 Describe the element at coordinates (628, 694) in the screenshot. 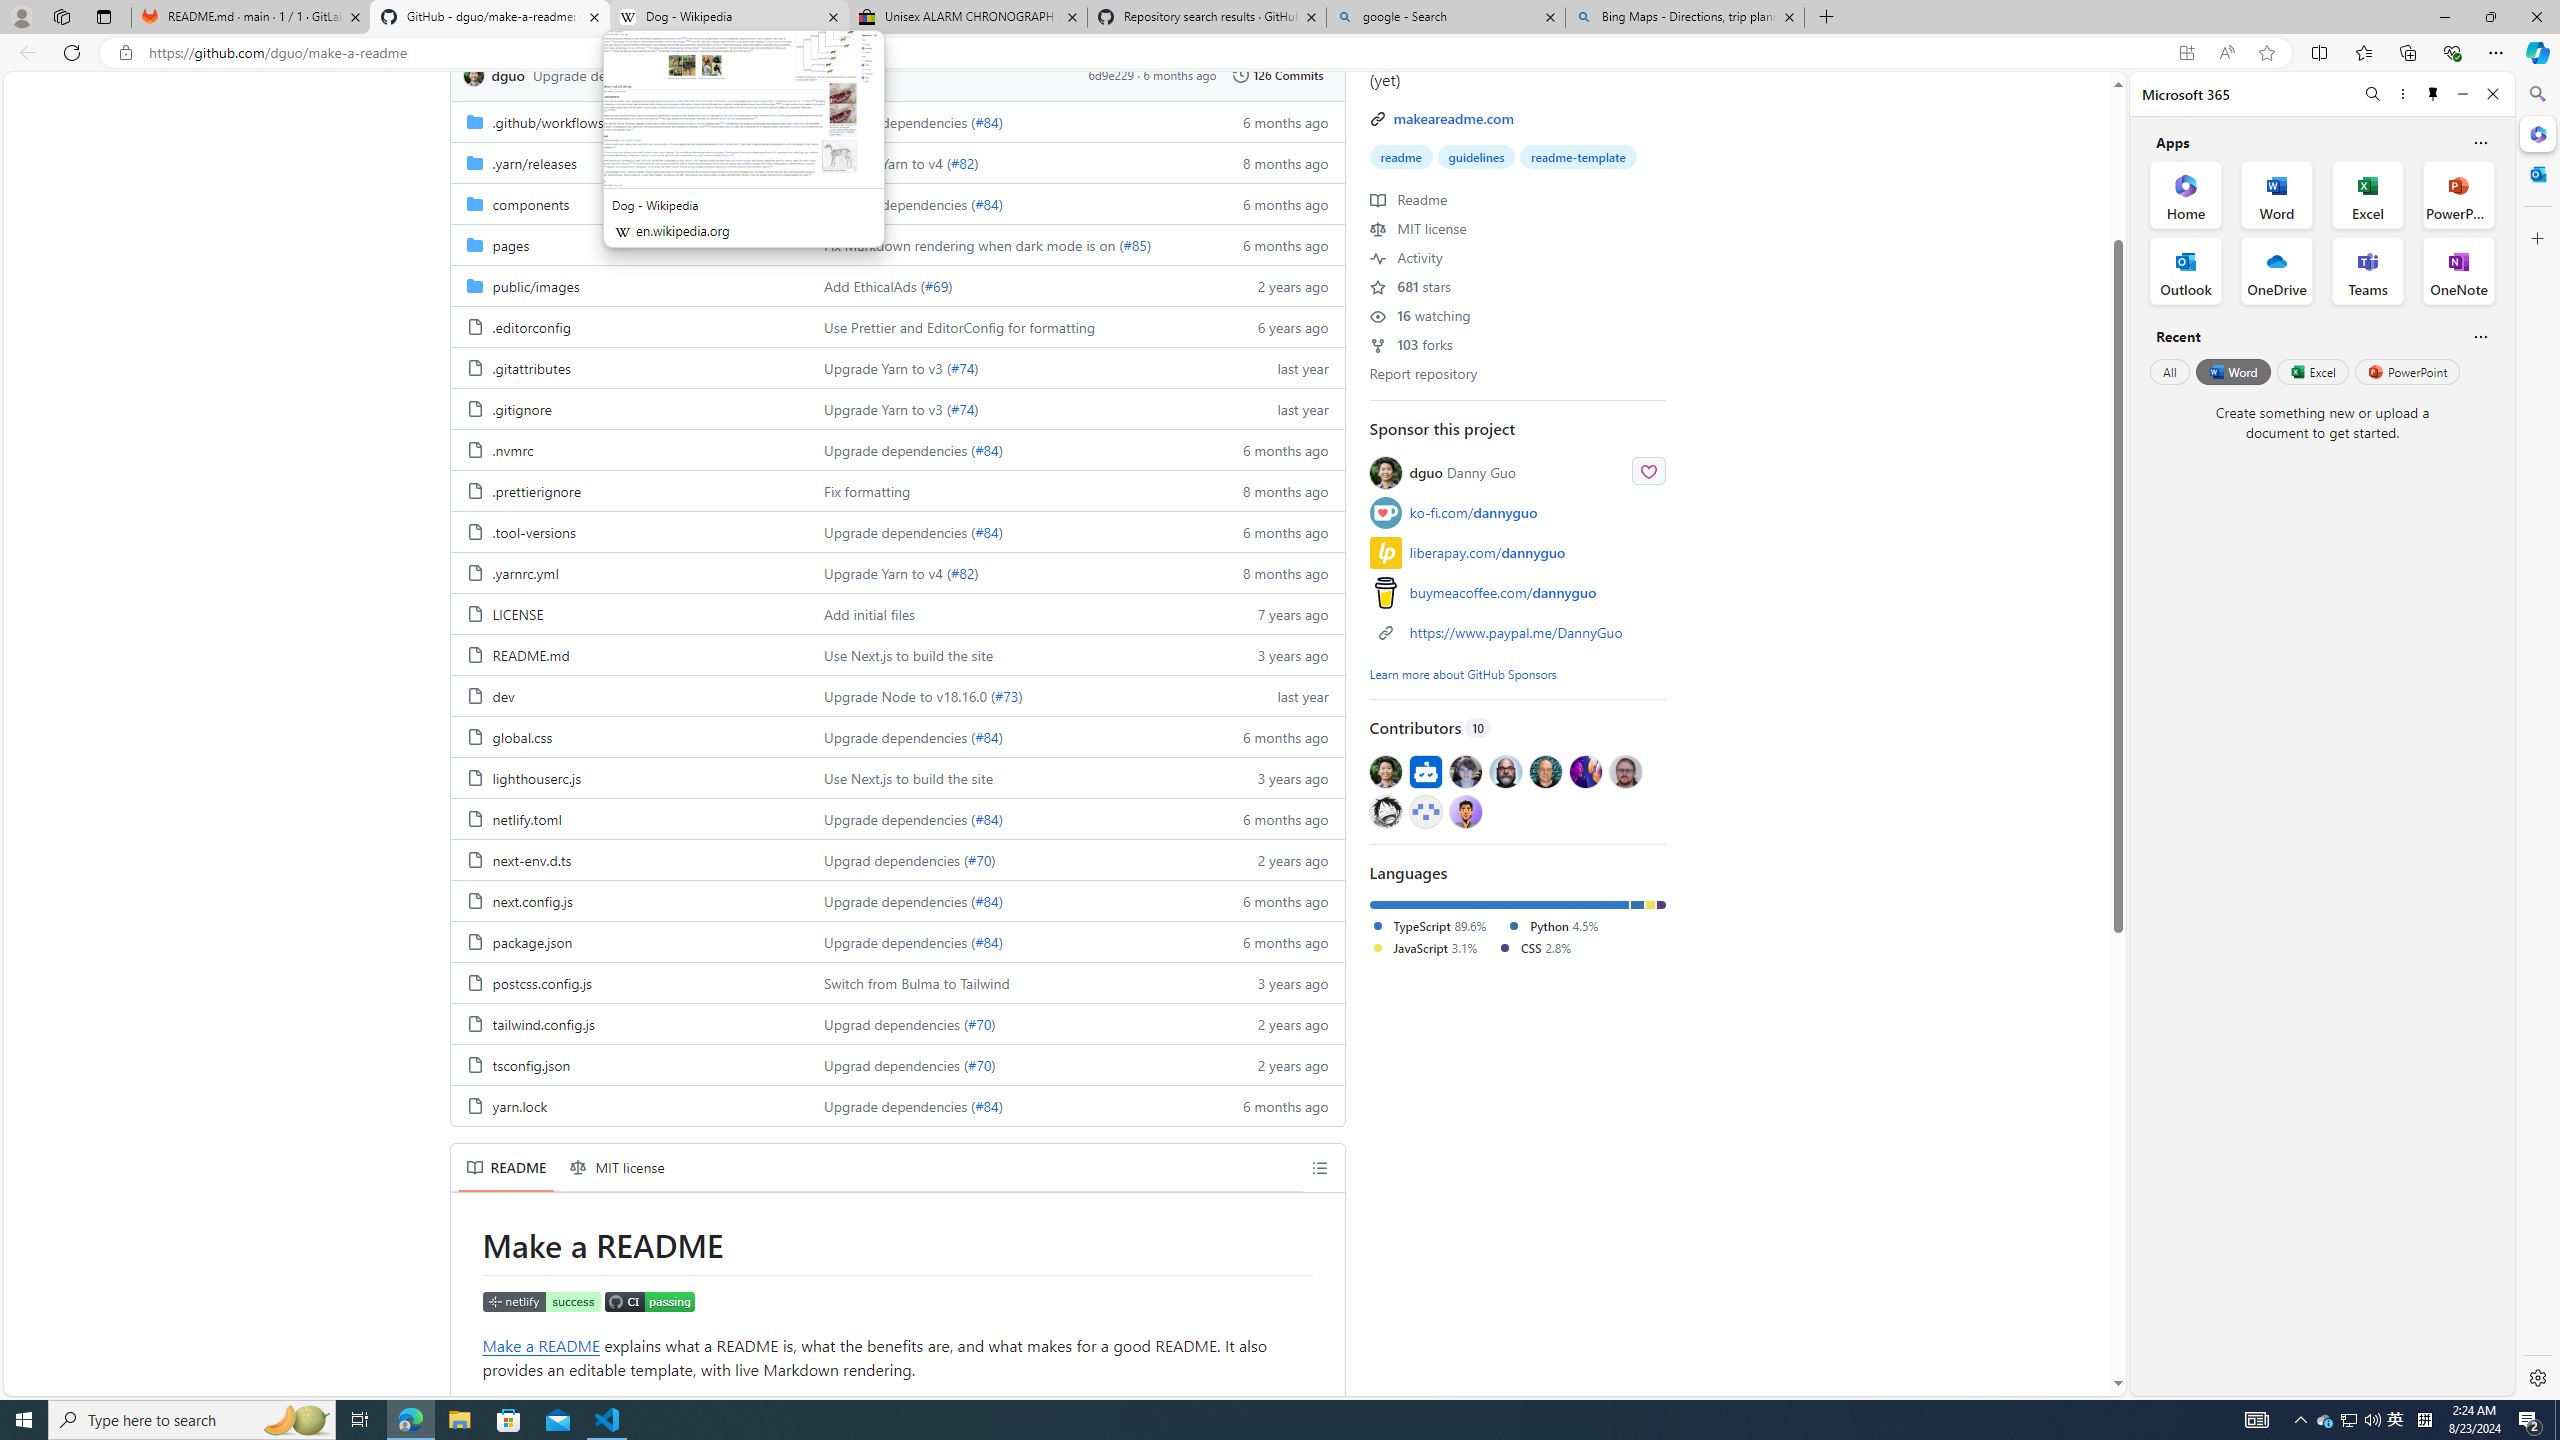

I see `'dev, (File)'` at that location.